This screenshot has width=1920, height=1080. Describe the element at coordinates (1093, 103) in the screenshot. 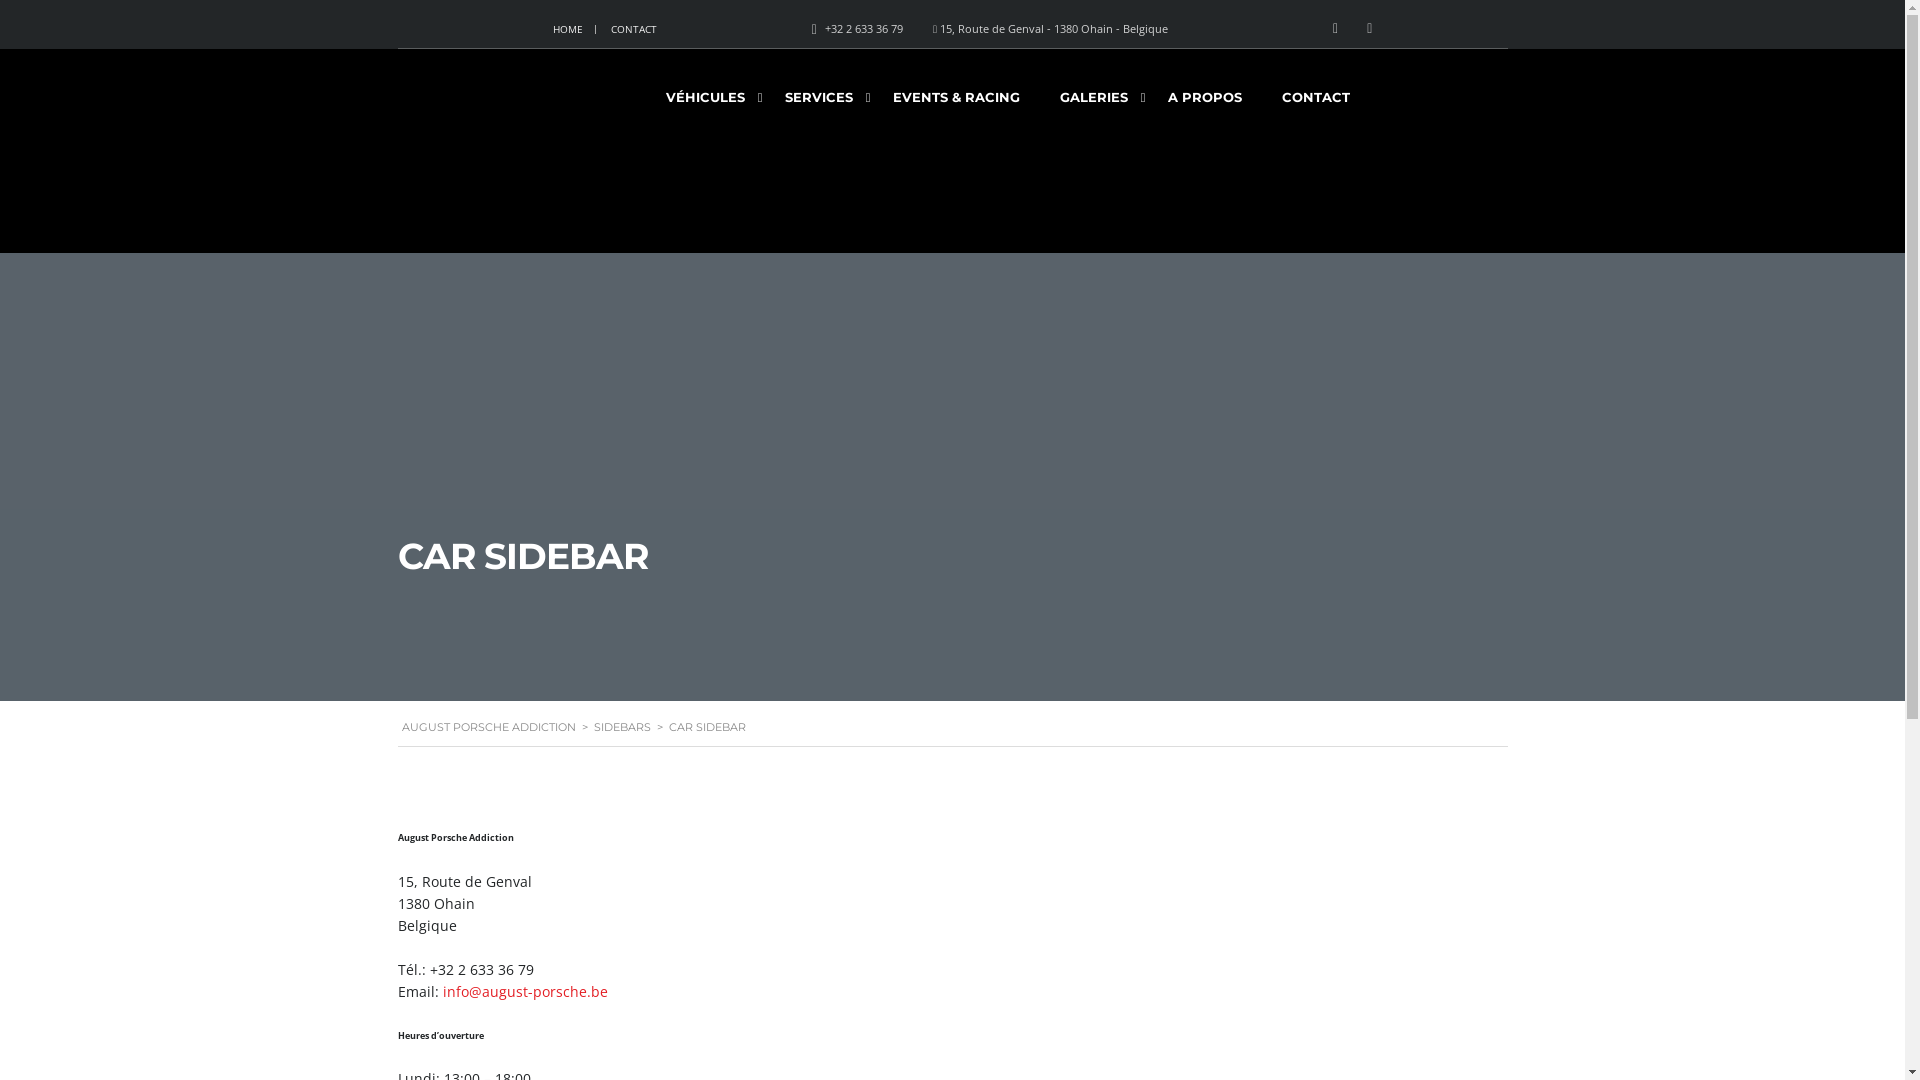

I see `'GALERIES'` at that location.